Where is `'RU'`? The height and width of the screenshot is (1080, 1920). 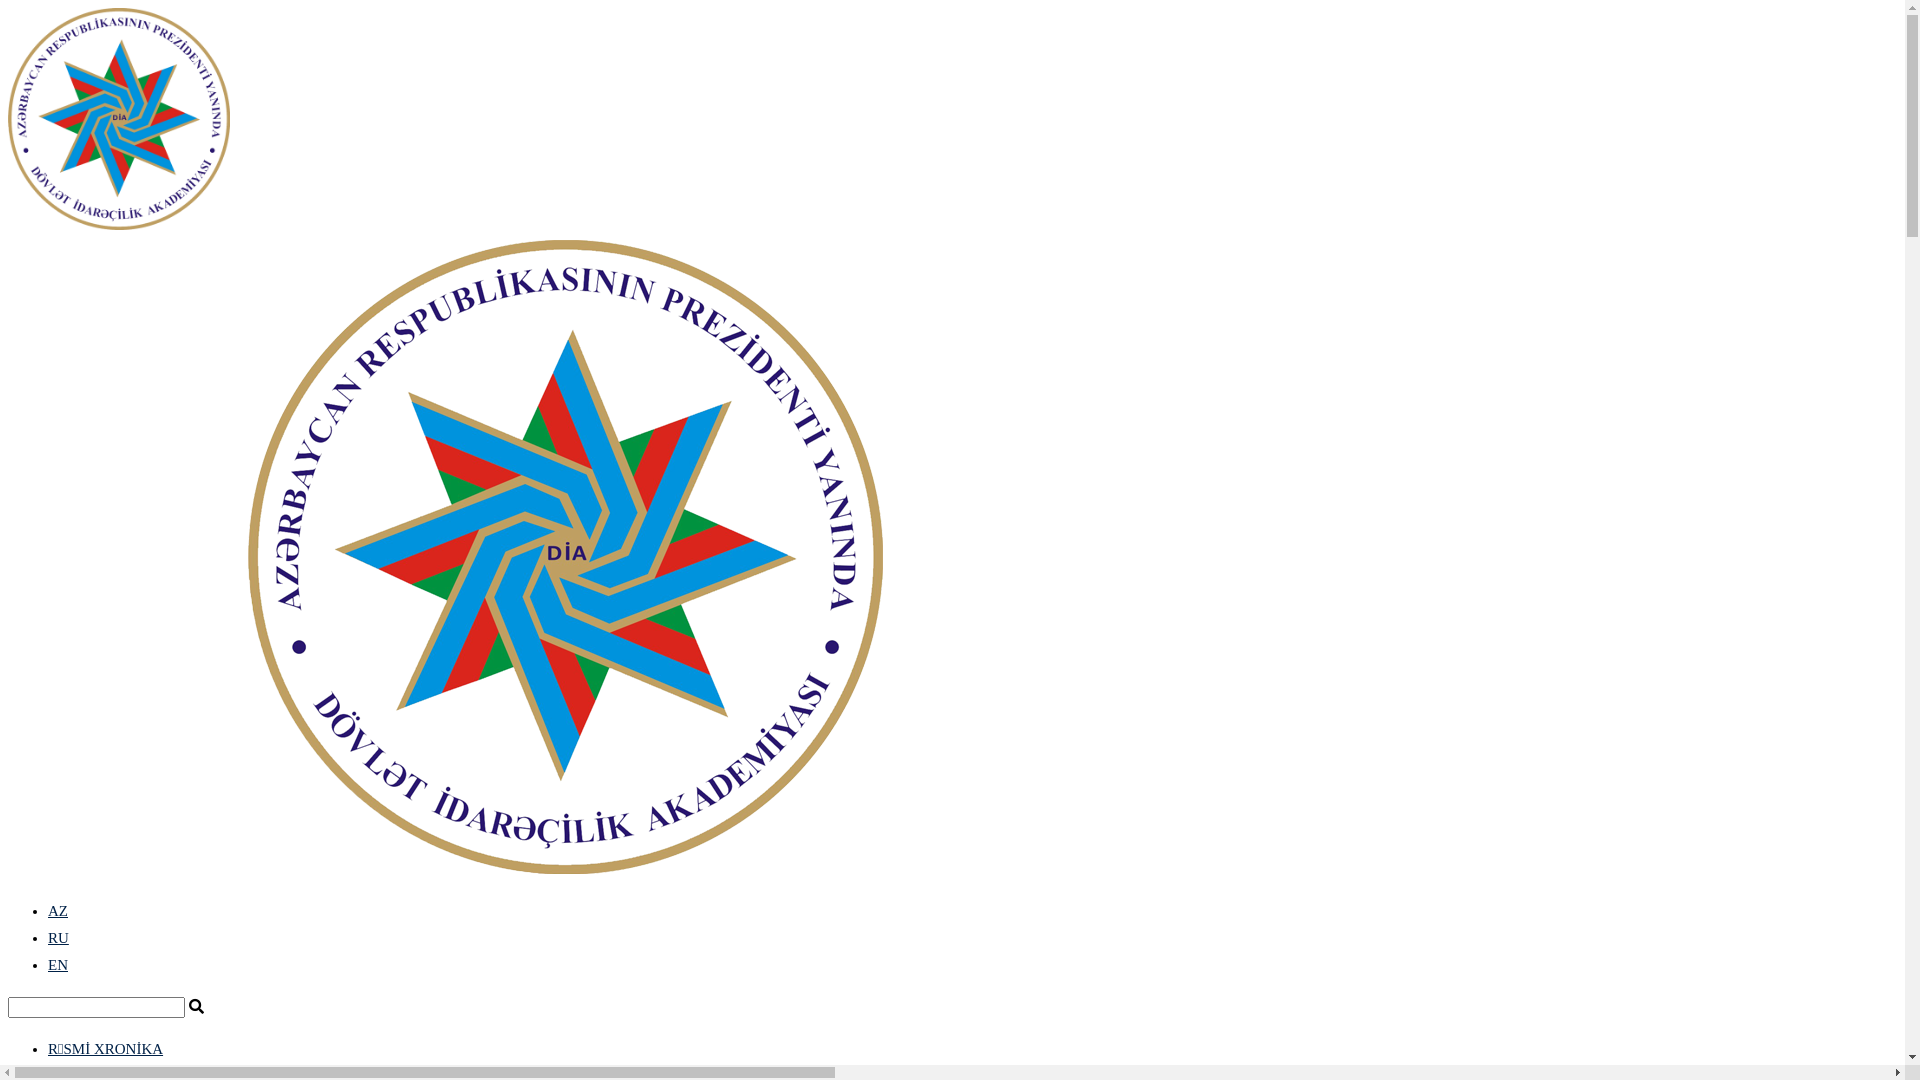 'RU' is located at coordinates (58, 937).